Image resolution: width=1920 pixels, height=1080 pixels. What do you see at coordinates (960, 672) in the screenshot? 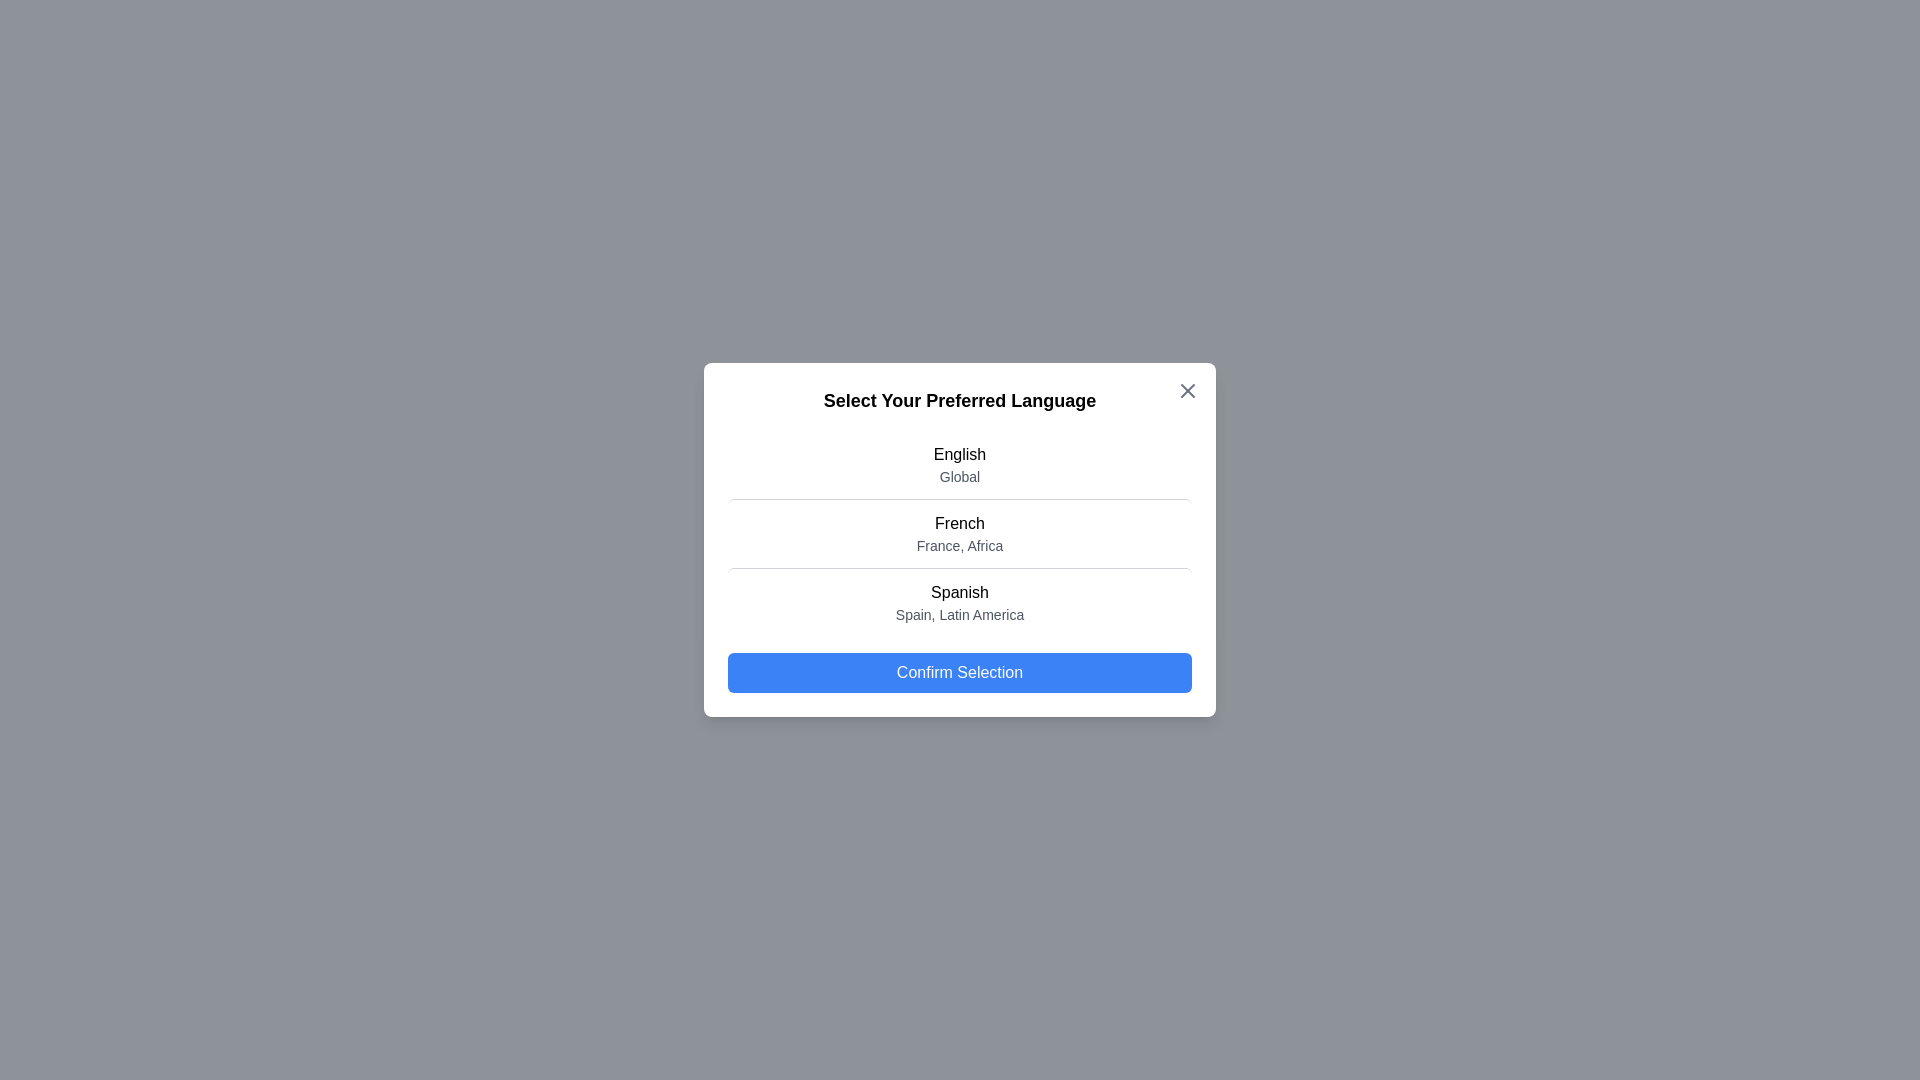
I see `'Confirm Selection' button to finalize the choice` at bounding box center [960, 672].